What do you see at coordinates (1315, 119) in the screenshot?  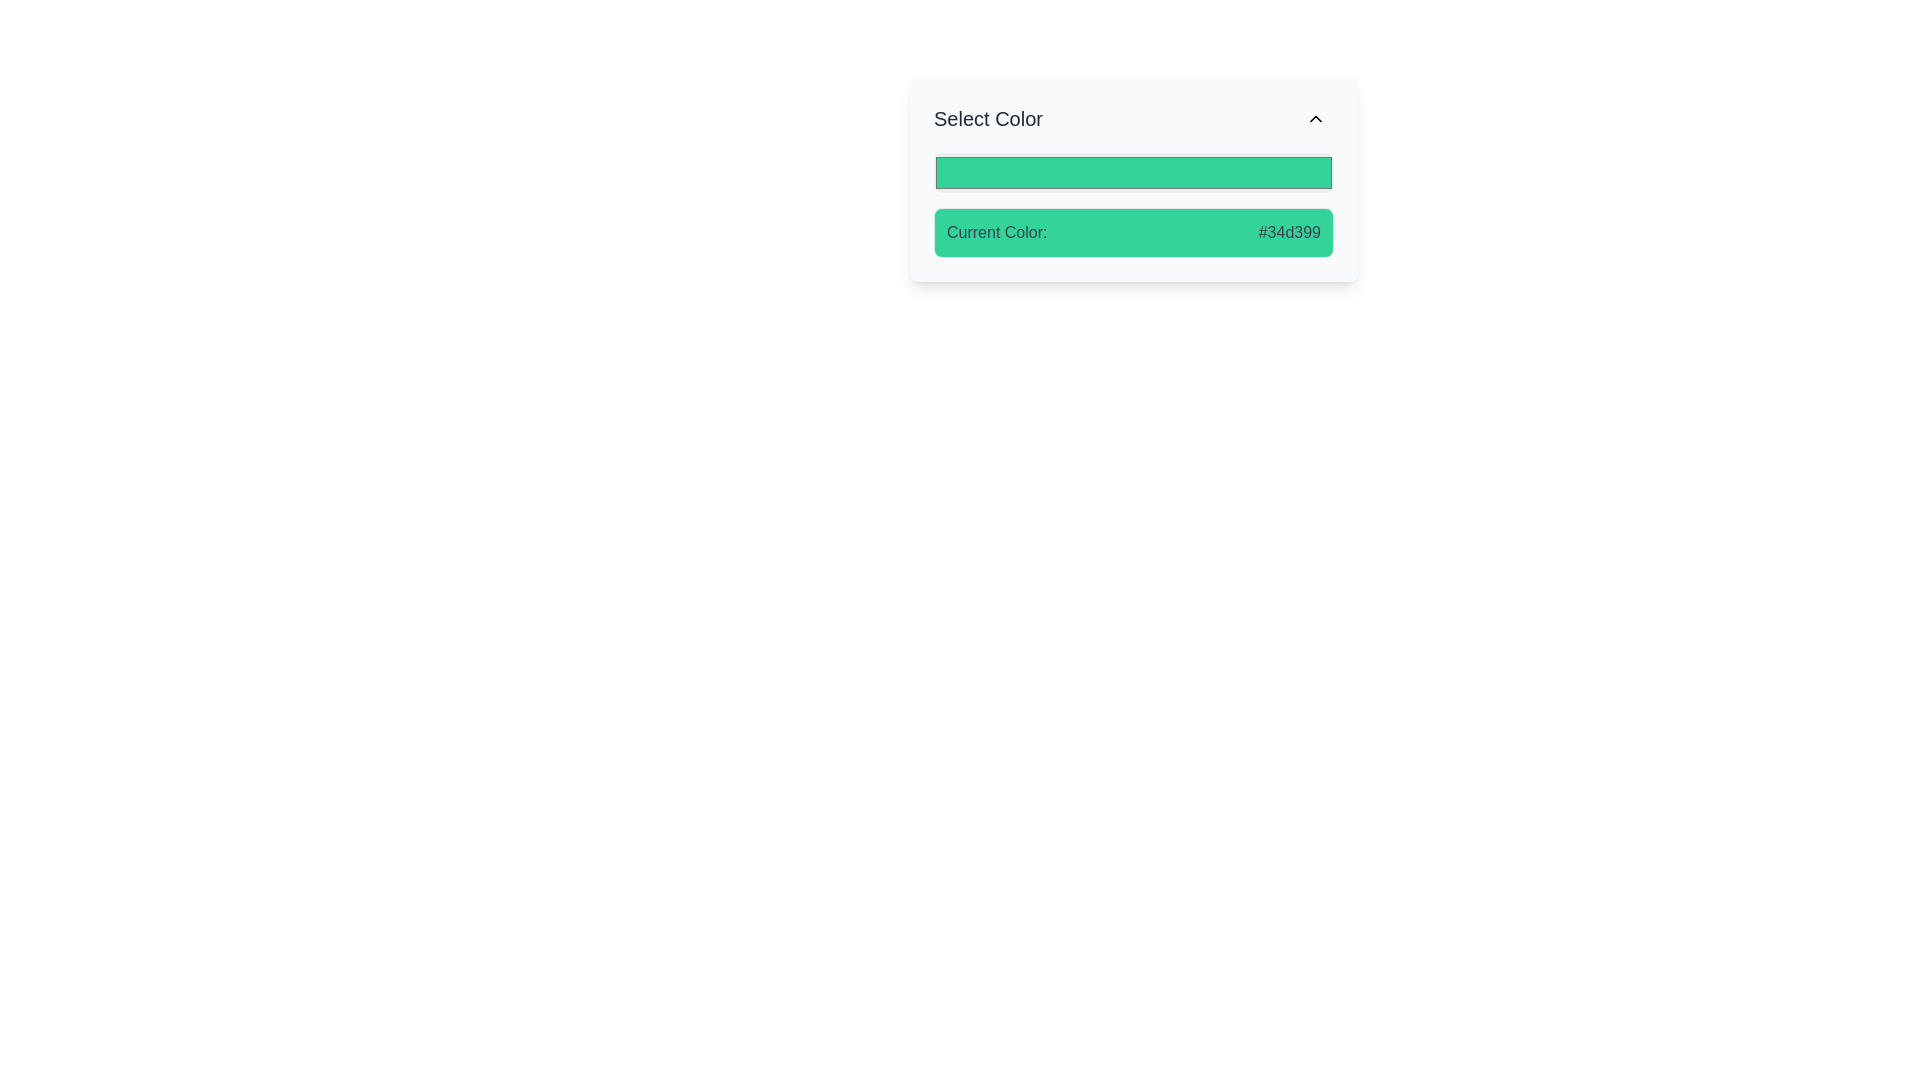 I see `the upwards-pointing chevron icon located in the top-right corner of the 'Select Color' card` at bounding box center [1315, 119].